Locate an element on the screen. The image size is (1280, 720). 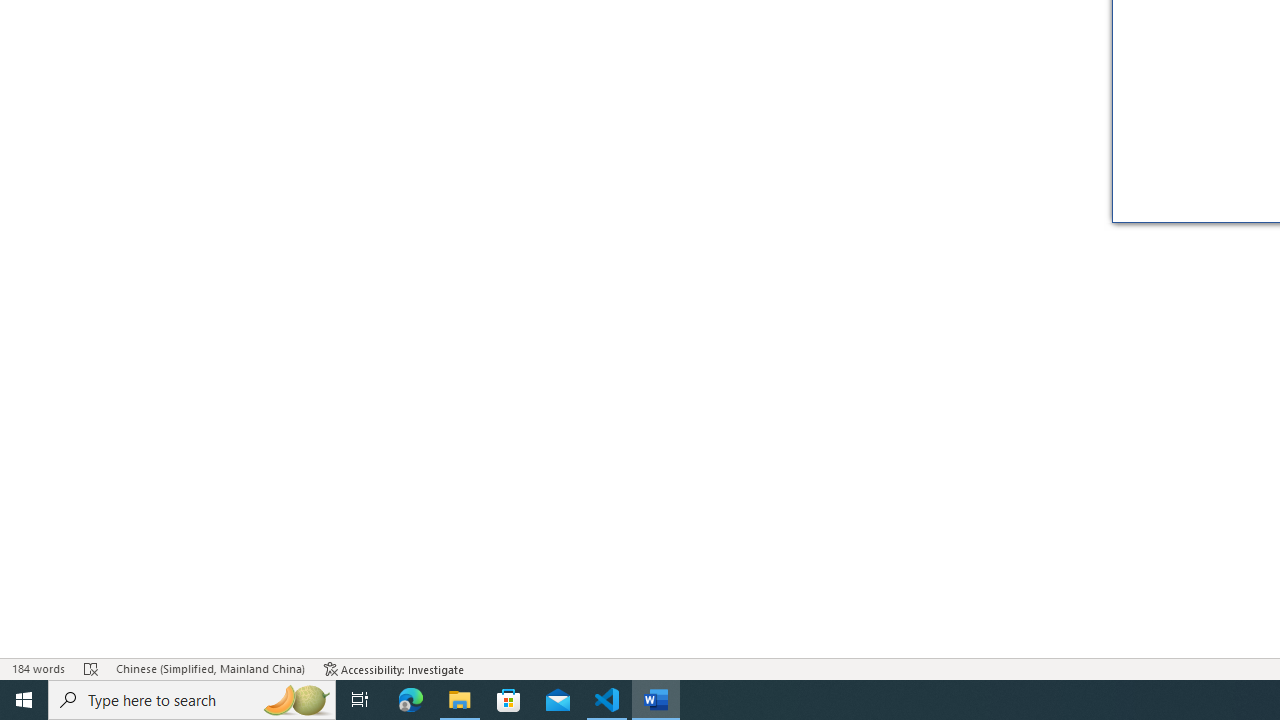
'Type here to search' is located at coordinates (192, 698).